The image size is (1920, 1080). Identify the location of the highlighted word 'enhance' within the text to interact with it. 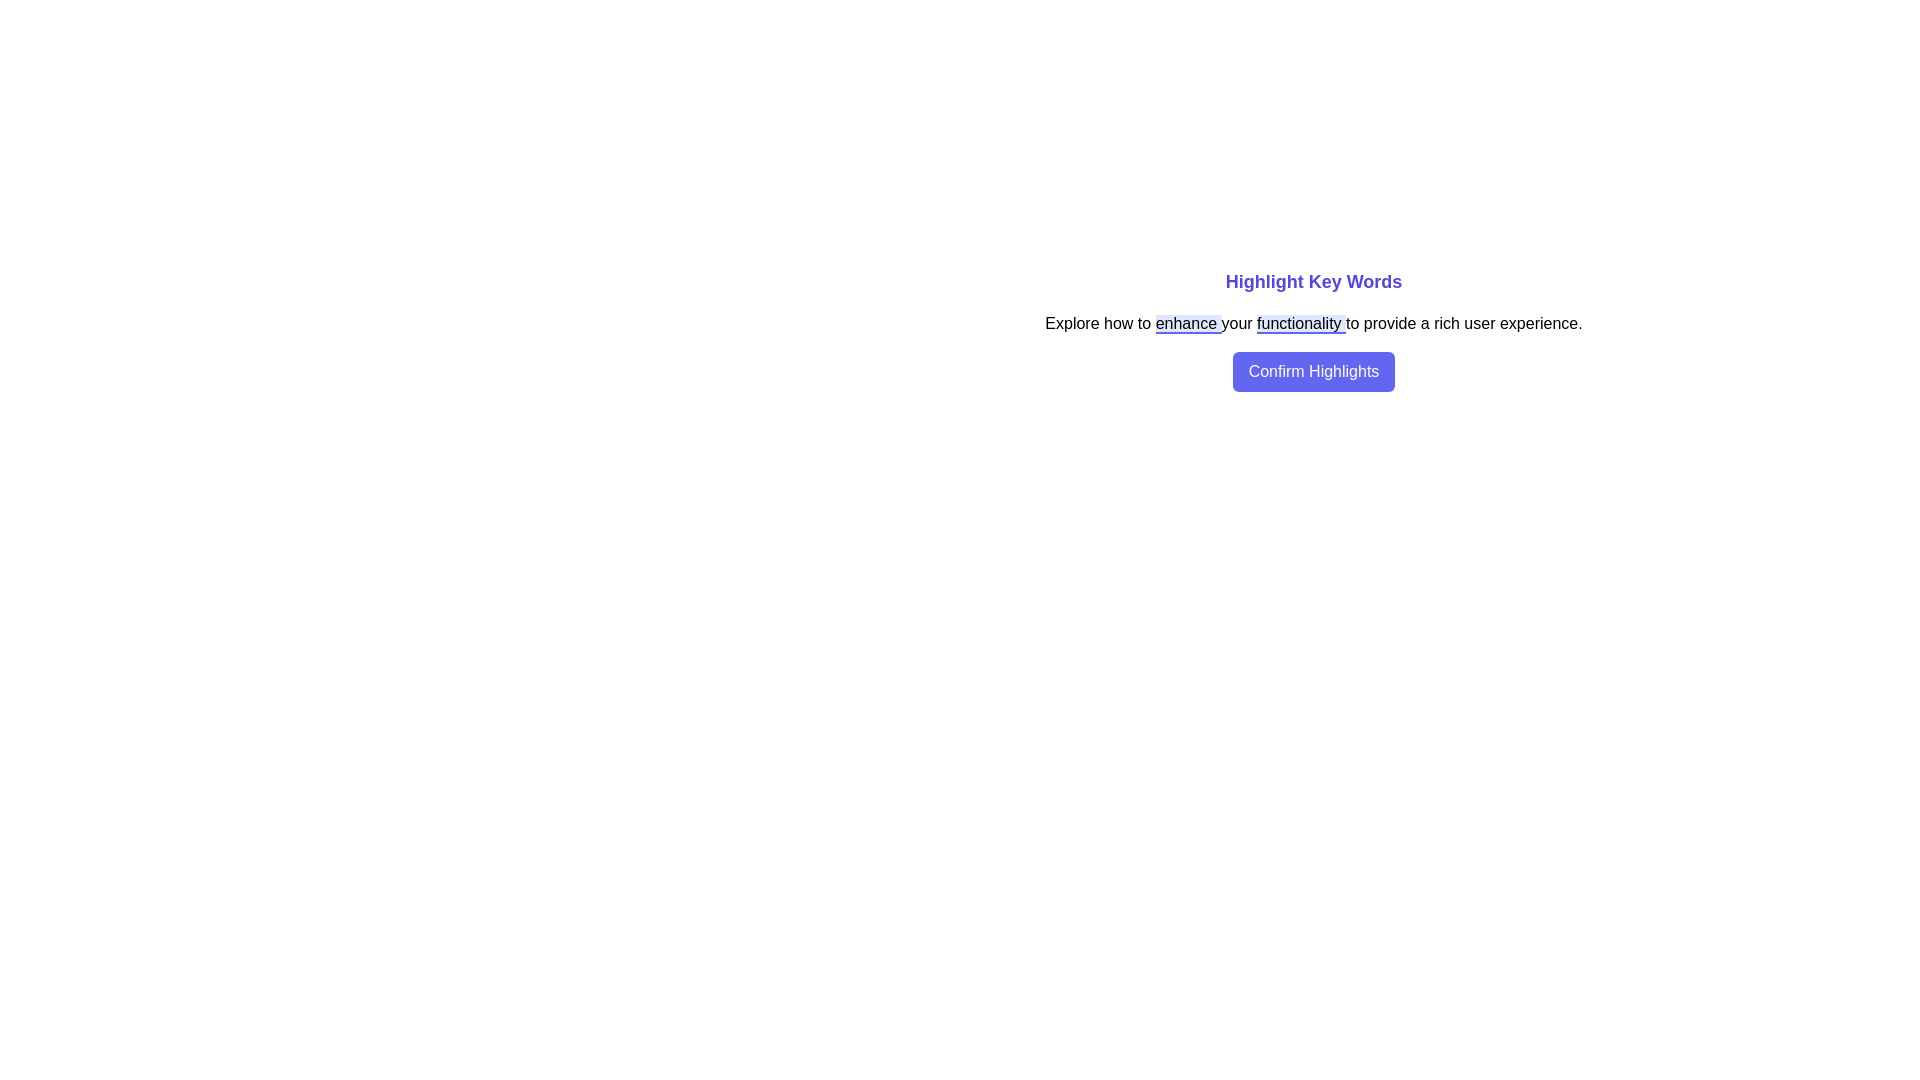
(1188, 323).